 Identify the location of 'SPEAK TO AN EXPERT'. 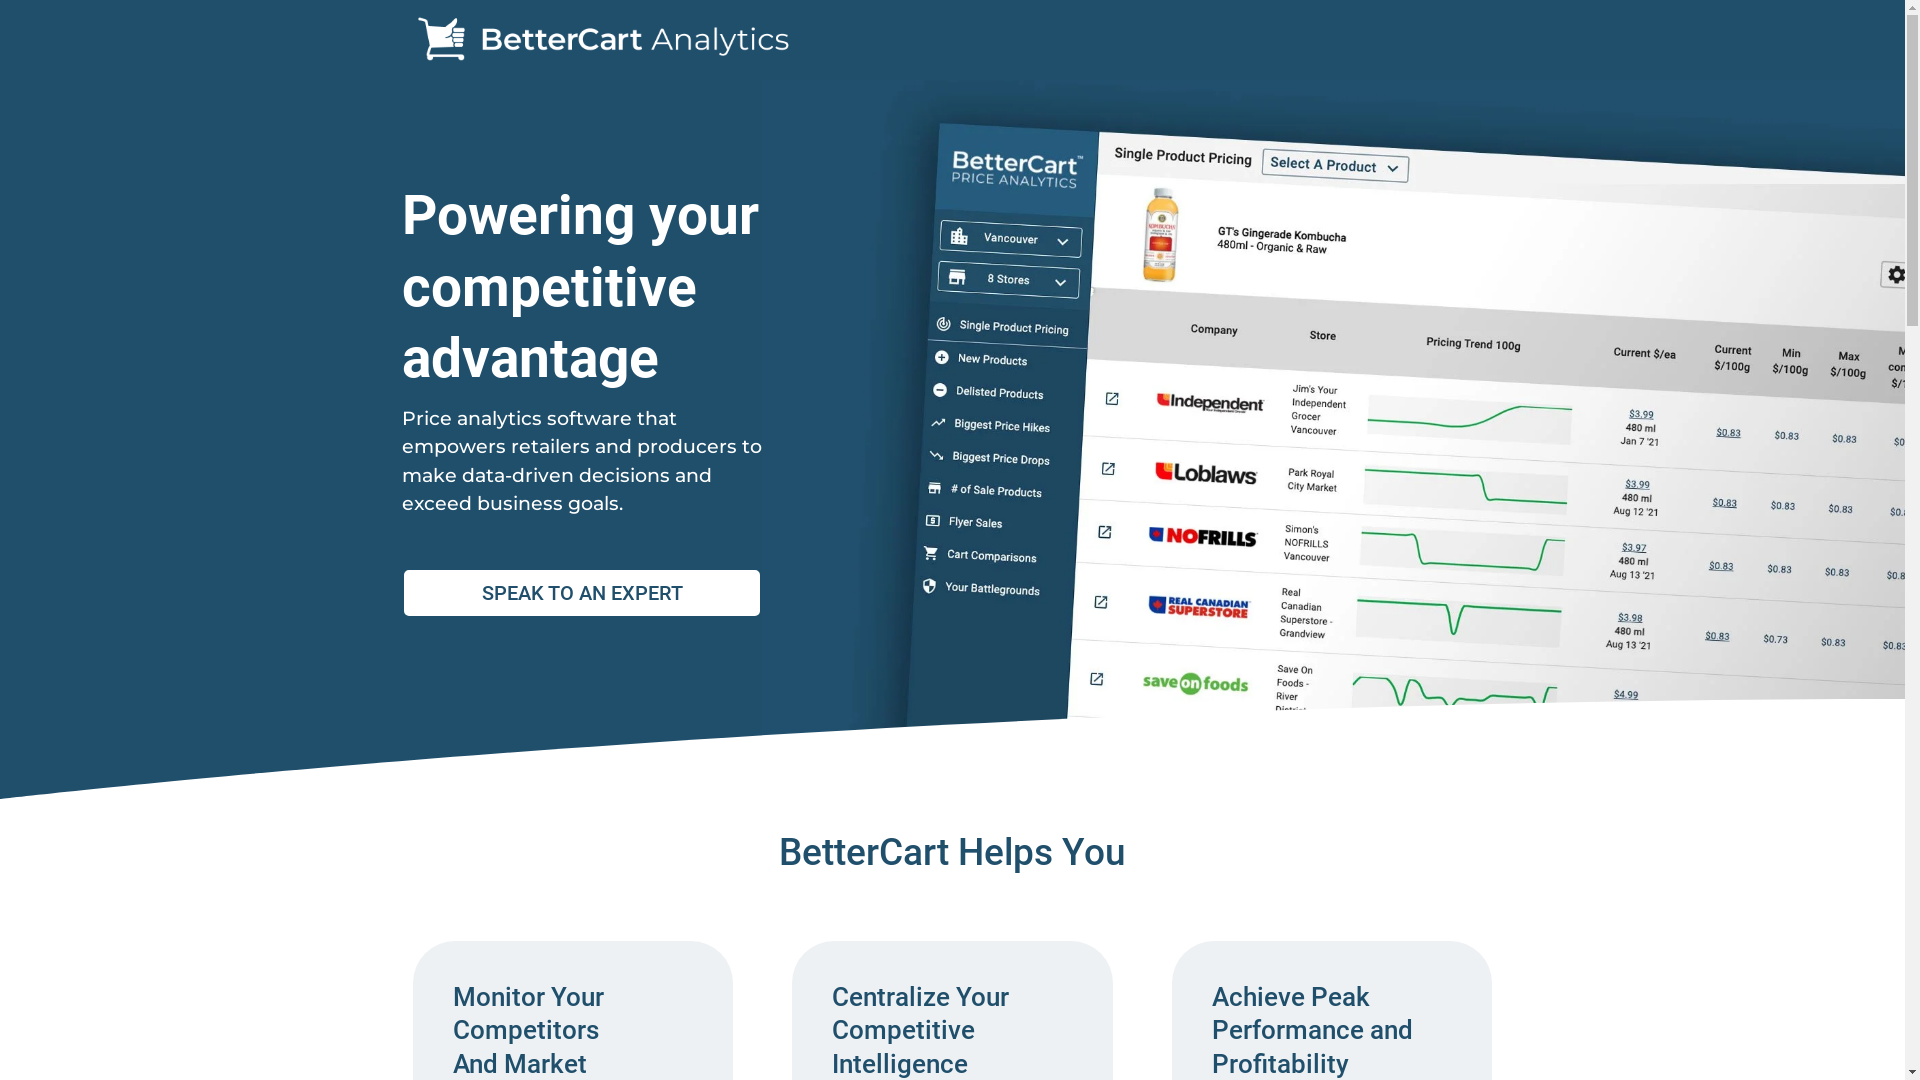
(580, 592).